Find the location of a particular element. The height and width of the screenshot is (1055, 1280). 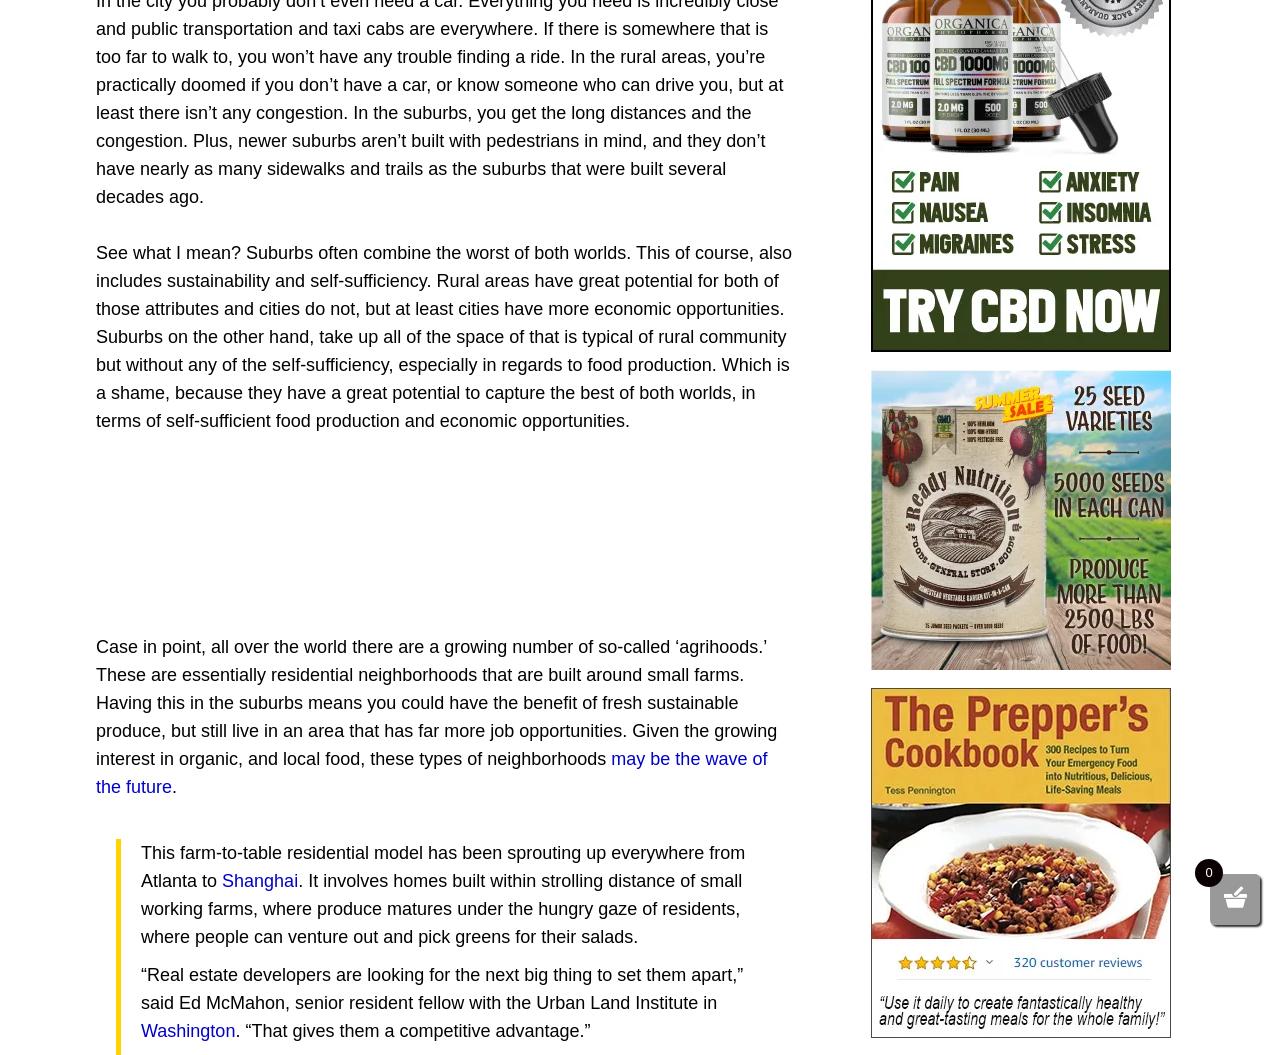

'.' is located at coordinates (174, 786).